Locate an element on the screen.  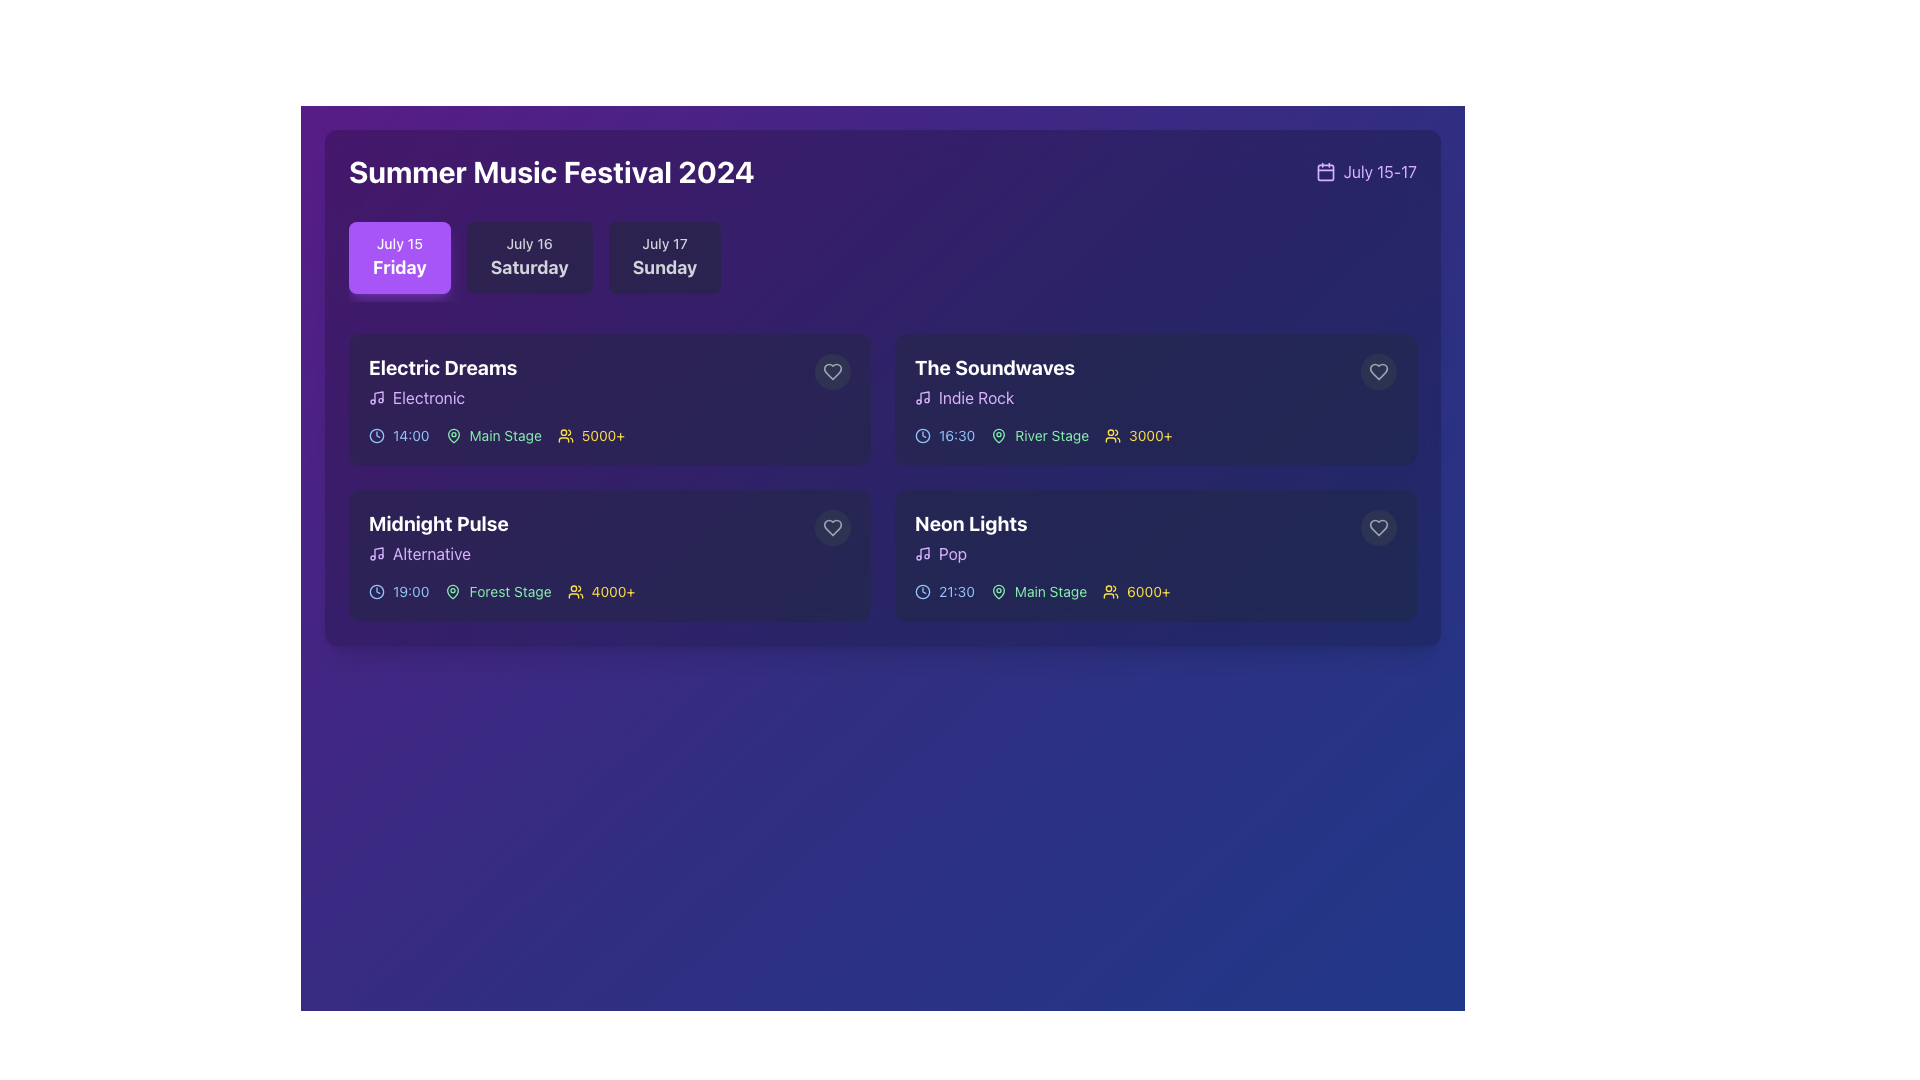
the bold 'Saturday' label, which is prominently displayed in white on a purple background, located in the second interactive box of the 'July 15 - July 17' date selection row is located at coordinates (529, 266).